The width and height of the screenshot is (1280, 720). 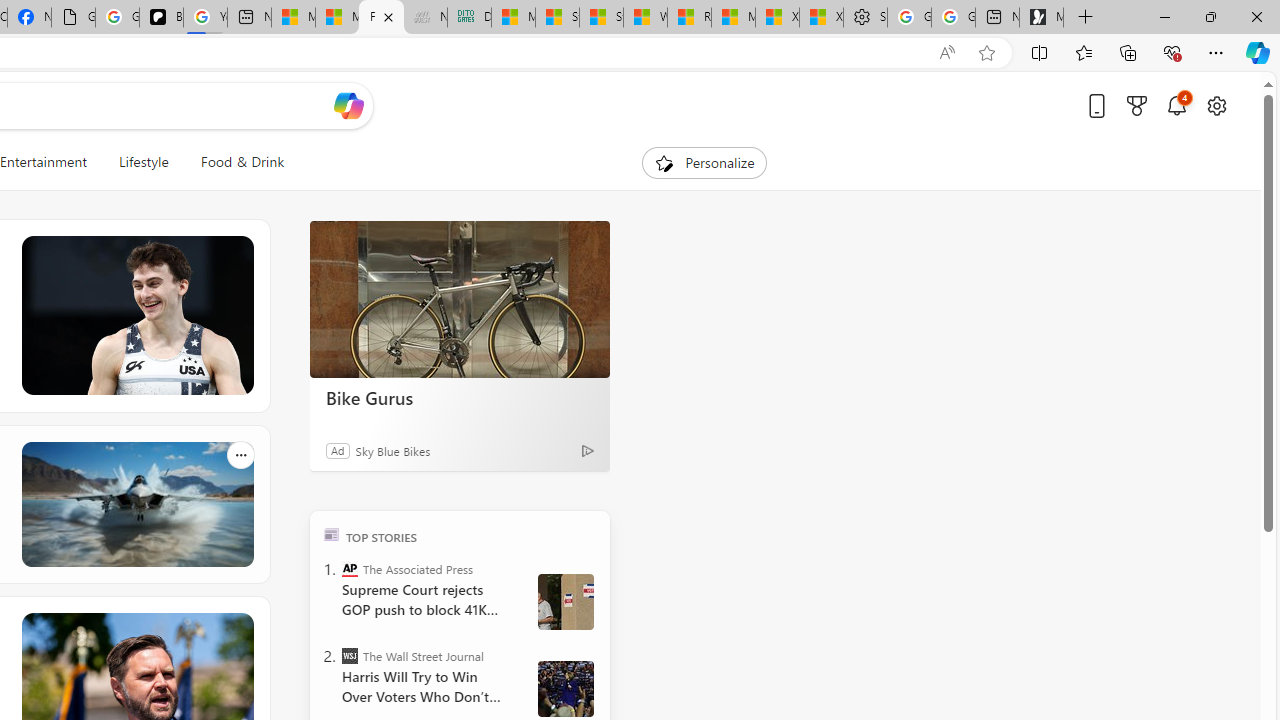 I want to click on 'TOP', so click(x=332, y=533).